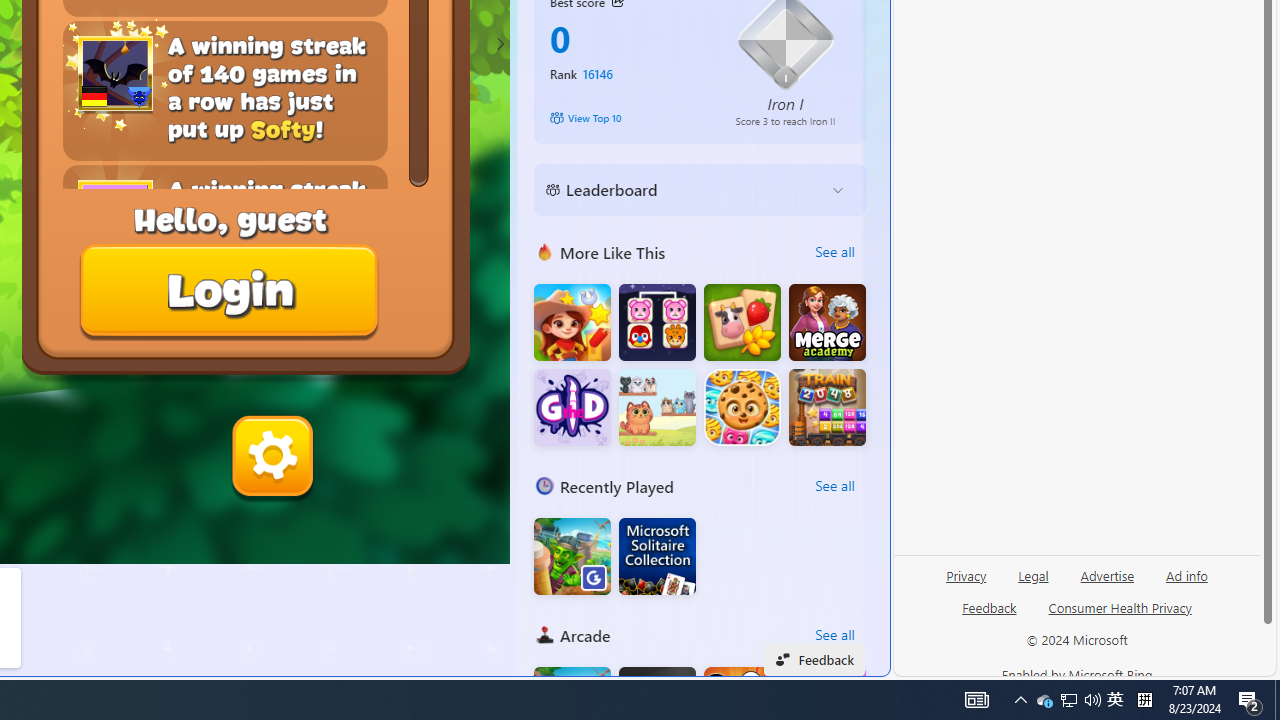 Image resolution: width=1280 pixels, height=720 pixels. I want to click on 'Arcade', so click(544, 635).